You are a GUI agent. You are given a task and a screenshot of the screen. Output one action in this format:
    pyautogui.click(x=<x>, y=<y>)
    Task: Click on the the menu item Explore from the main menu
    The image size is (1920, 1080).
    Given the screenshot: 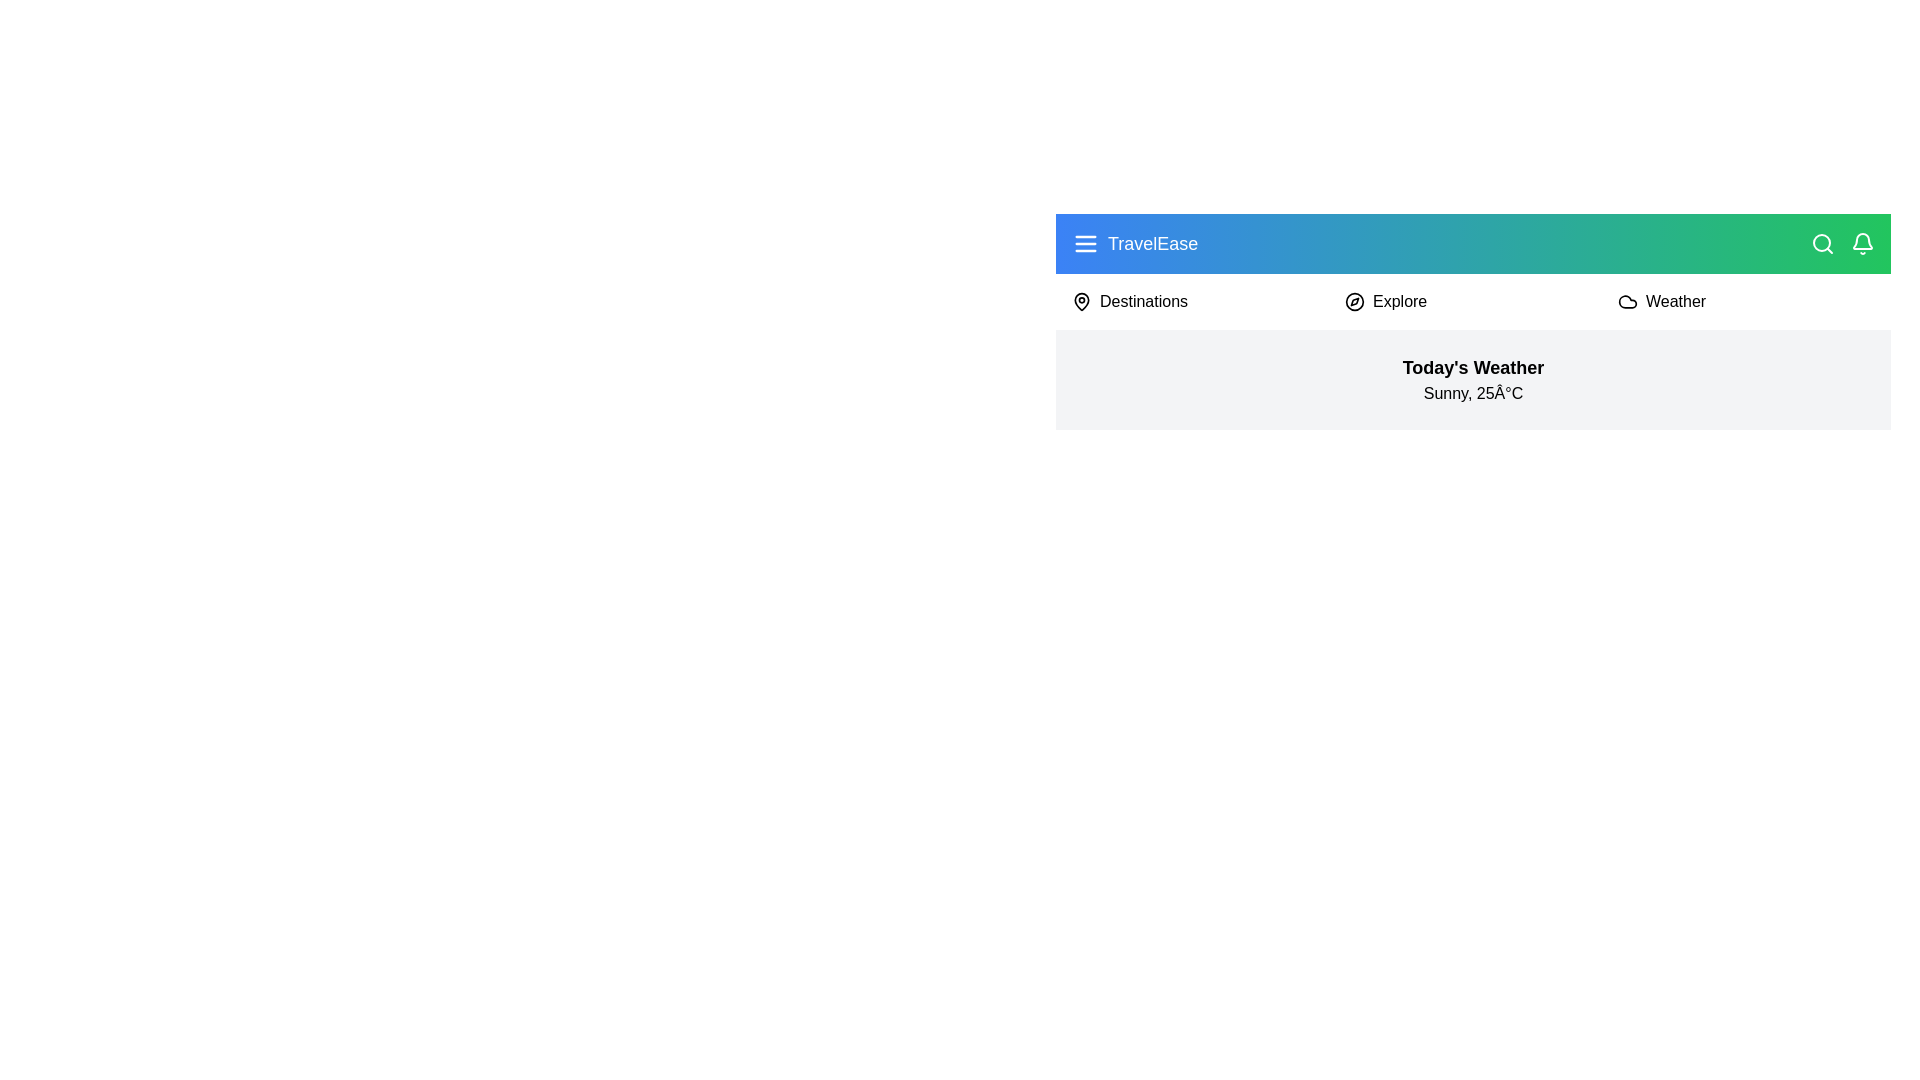 What is the action you would take?
    pyautogui.click(x=1399, y=301)
    